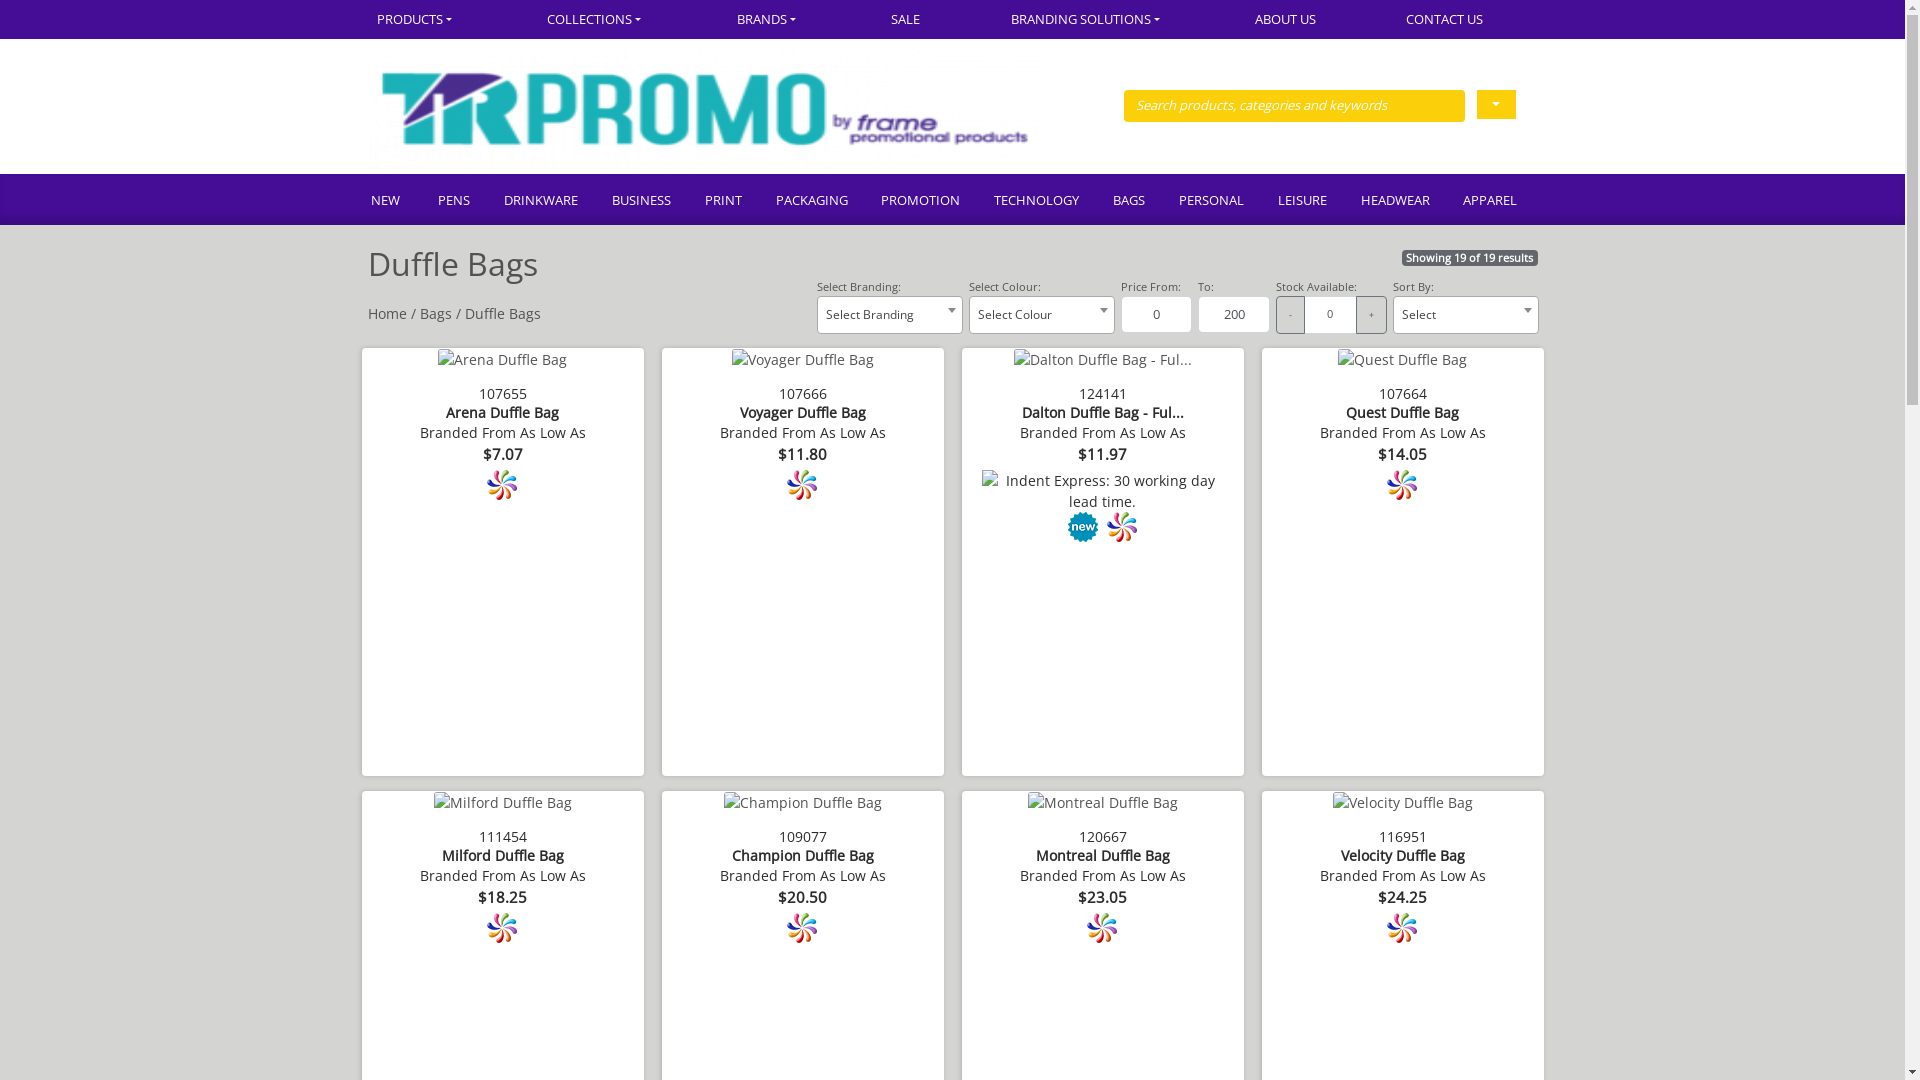 This screenshot has height=1080, width=1920. Describe the element at coordinates (640, 201) in the screenshot. I see `'BUSINESS'` at that location.